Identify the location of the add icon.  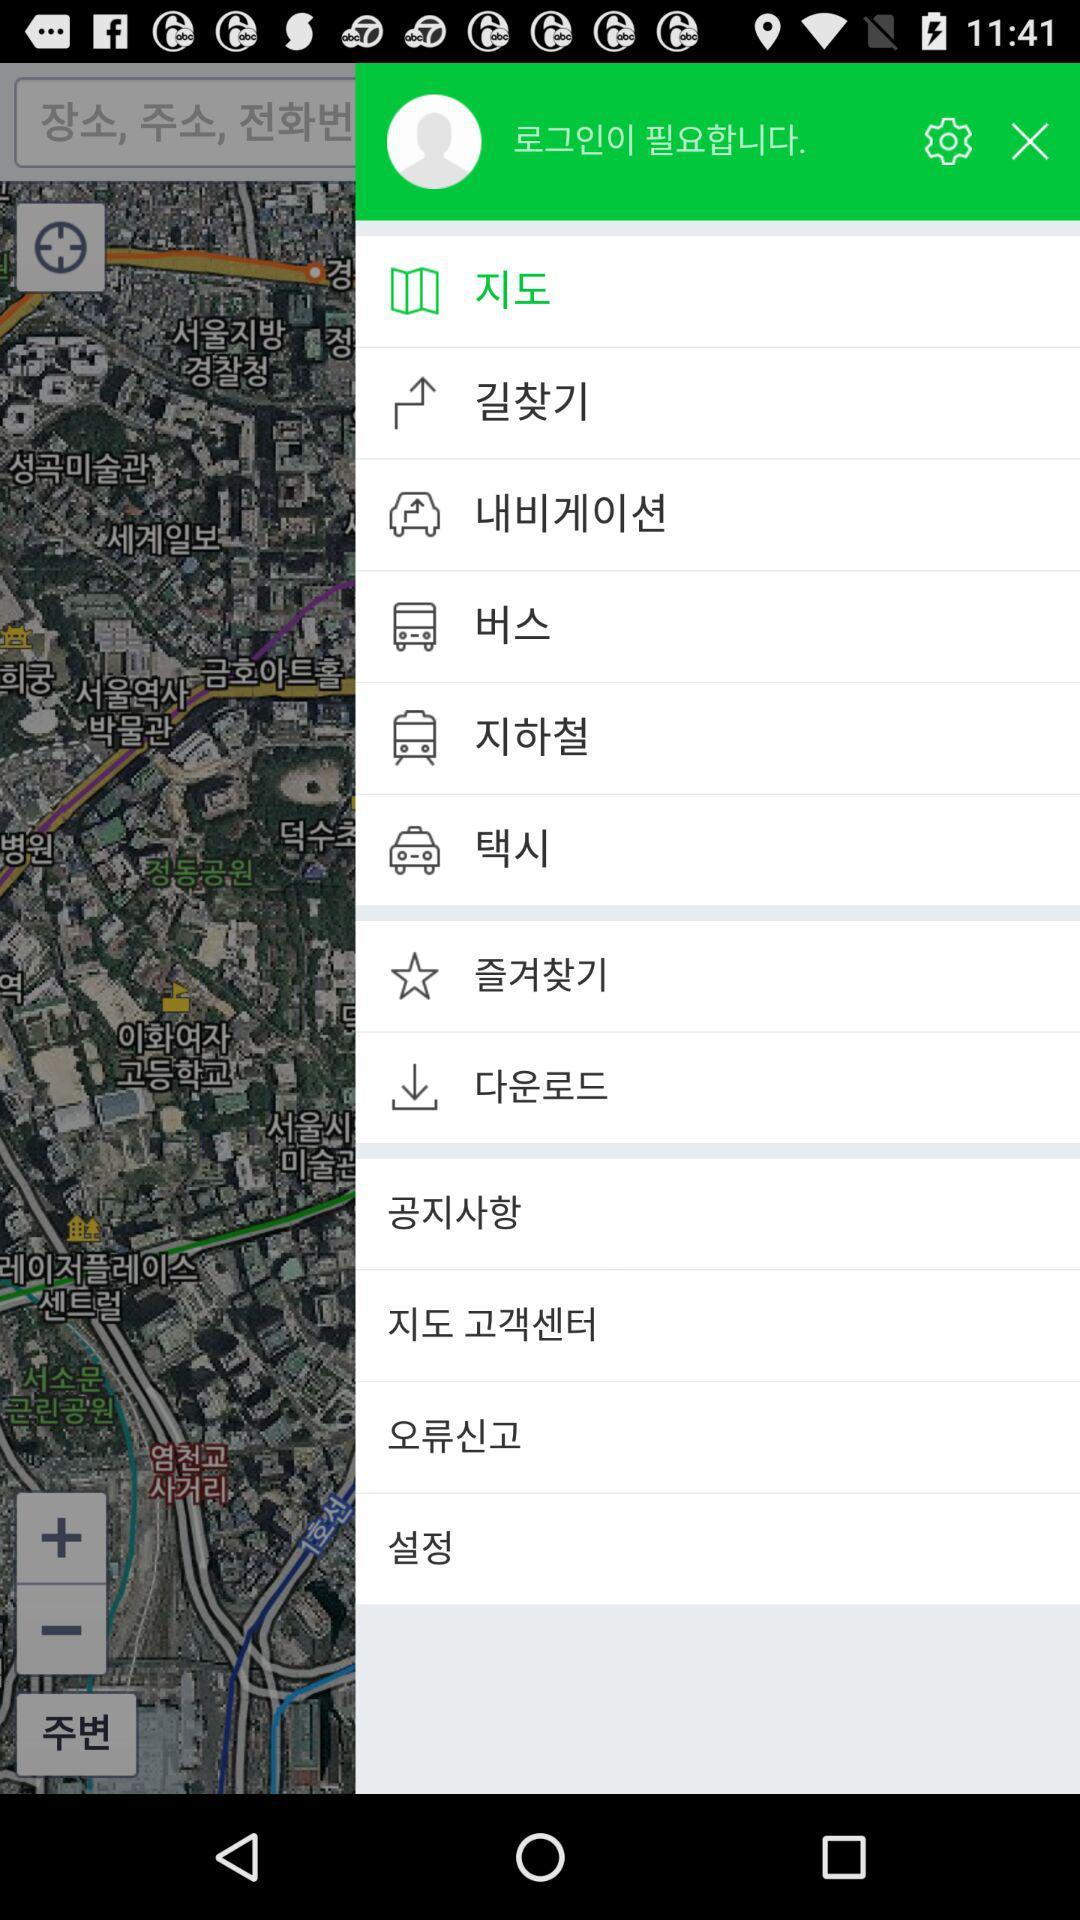
(60, 1644).